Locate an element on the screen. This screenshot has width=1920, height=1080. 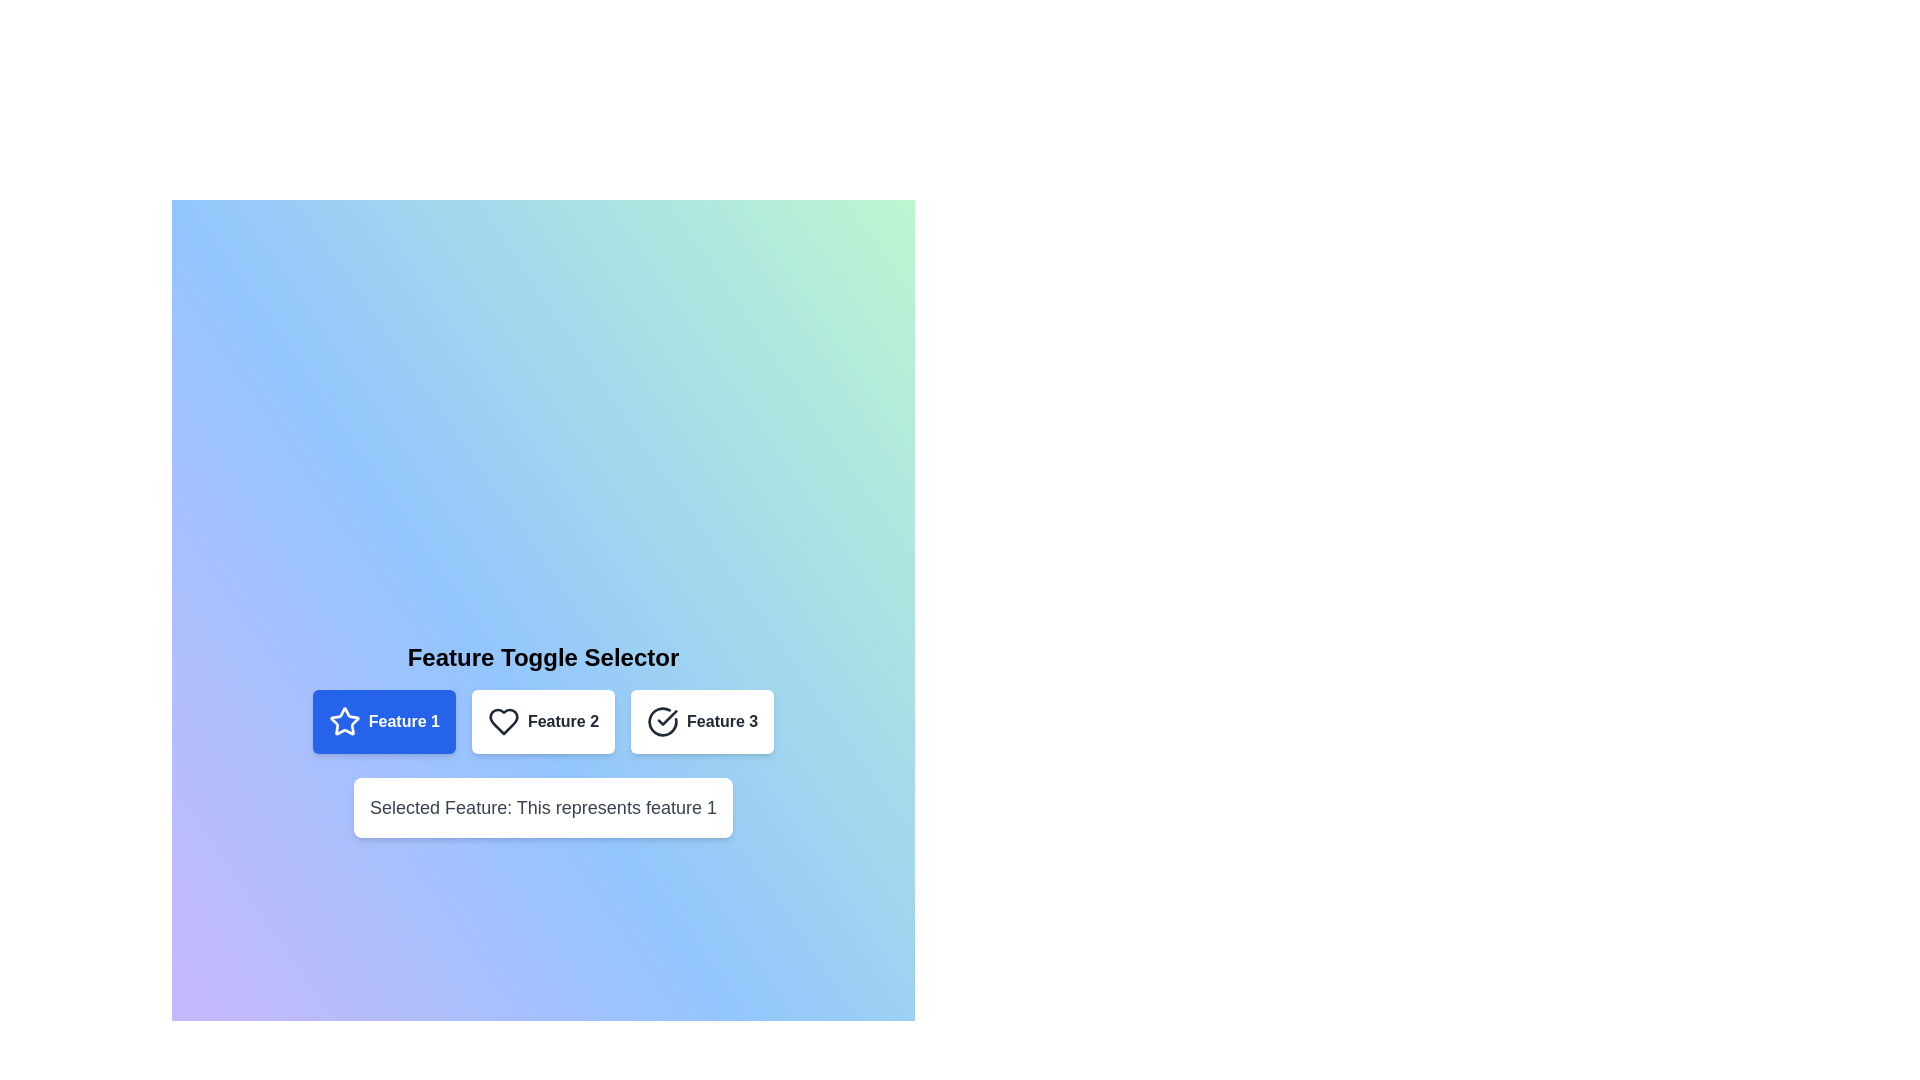
the button labeled 'Feature 3' to select it is located at coordinates (701, 721).